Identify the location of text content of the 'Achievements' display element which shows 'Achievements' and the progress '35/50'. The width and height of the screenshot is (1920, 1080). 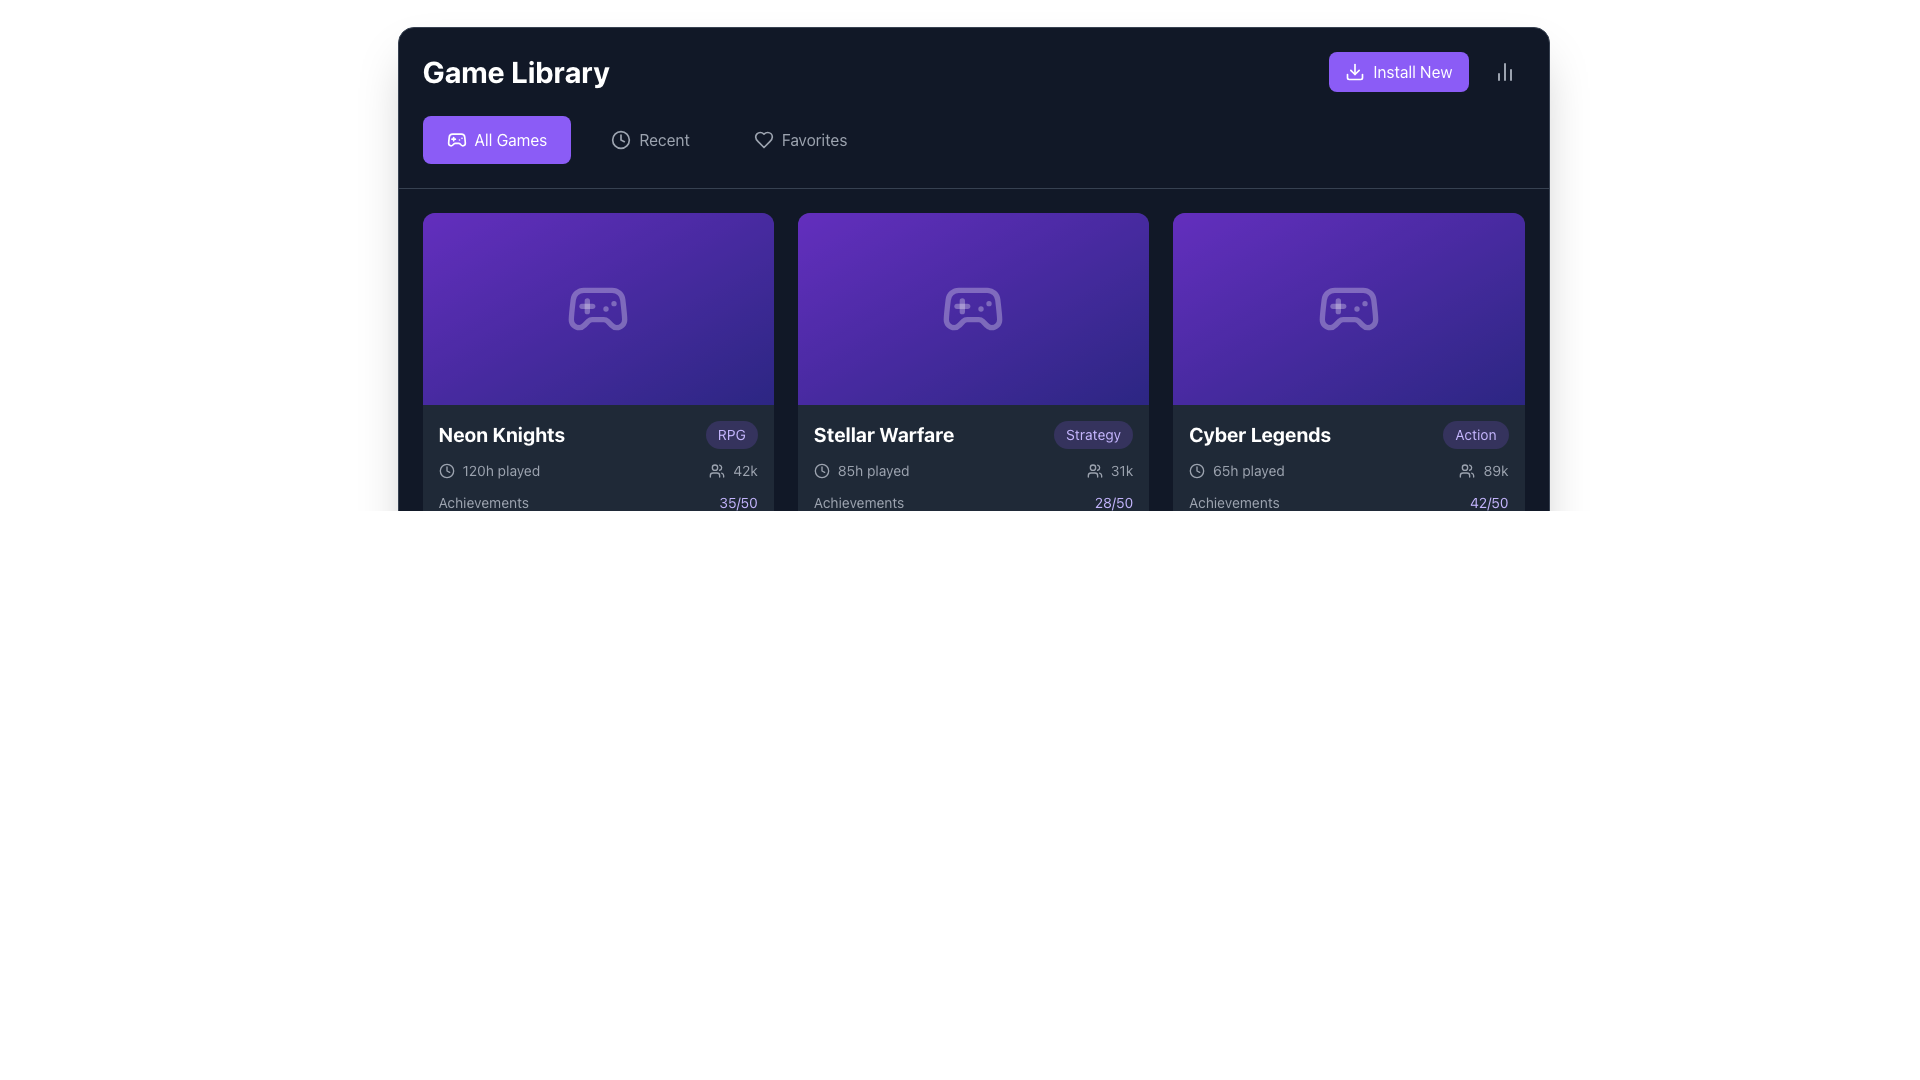
(597, 501).